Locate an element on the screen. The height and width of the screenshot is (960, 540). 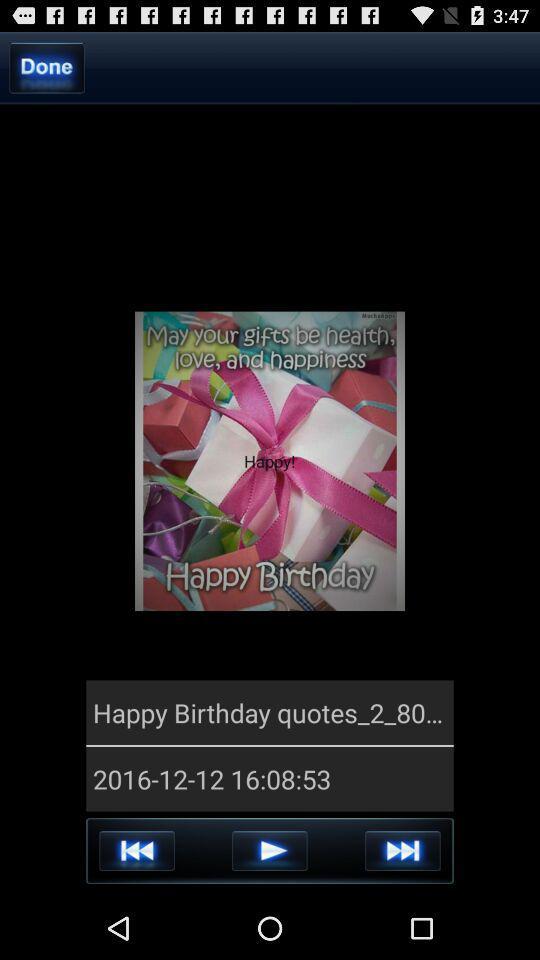
the play icon is located at coordinates (269, 910).